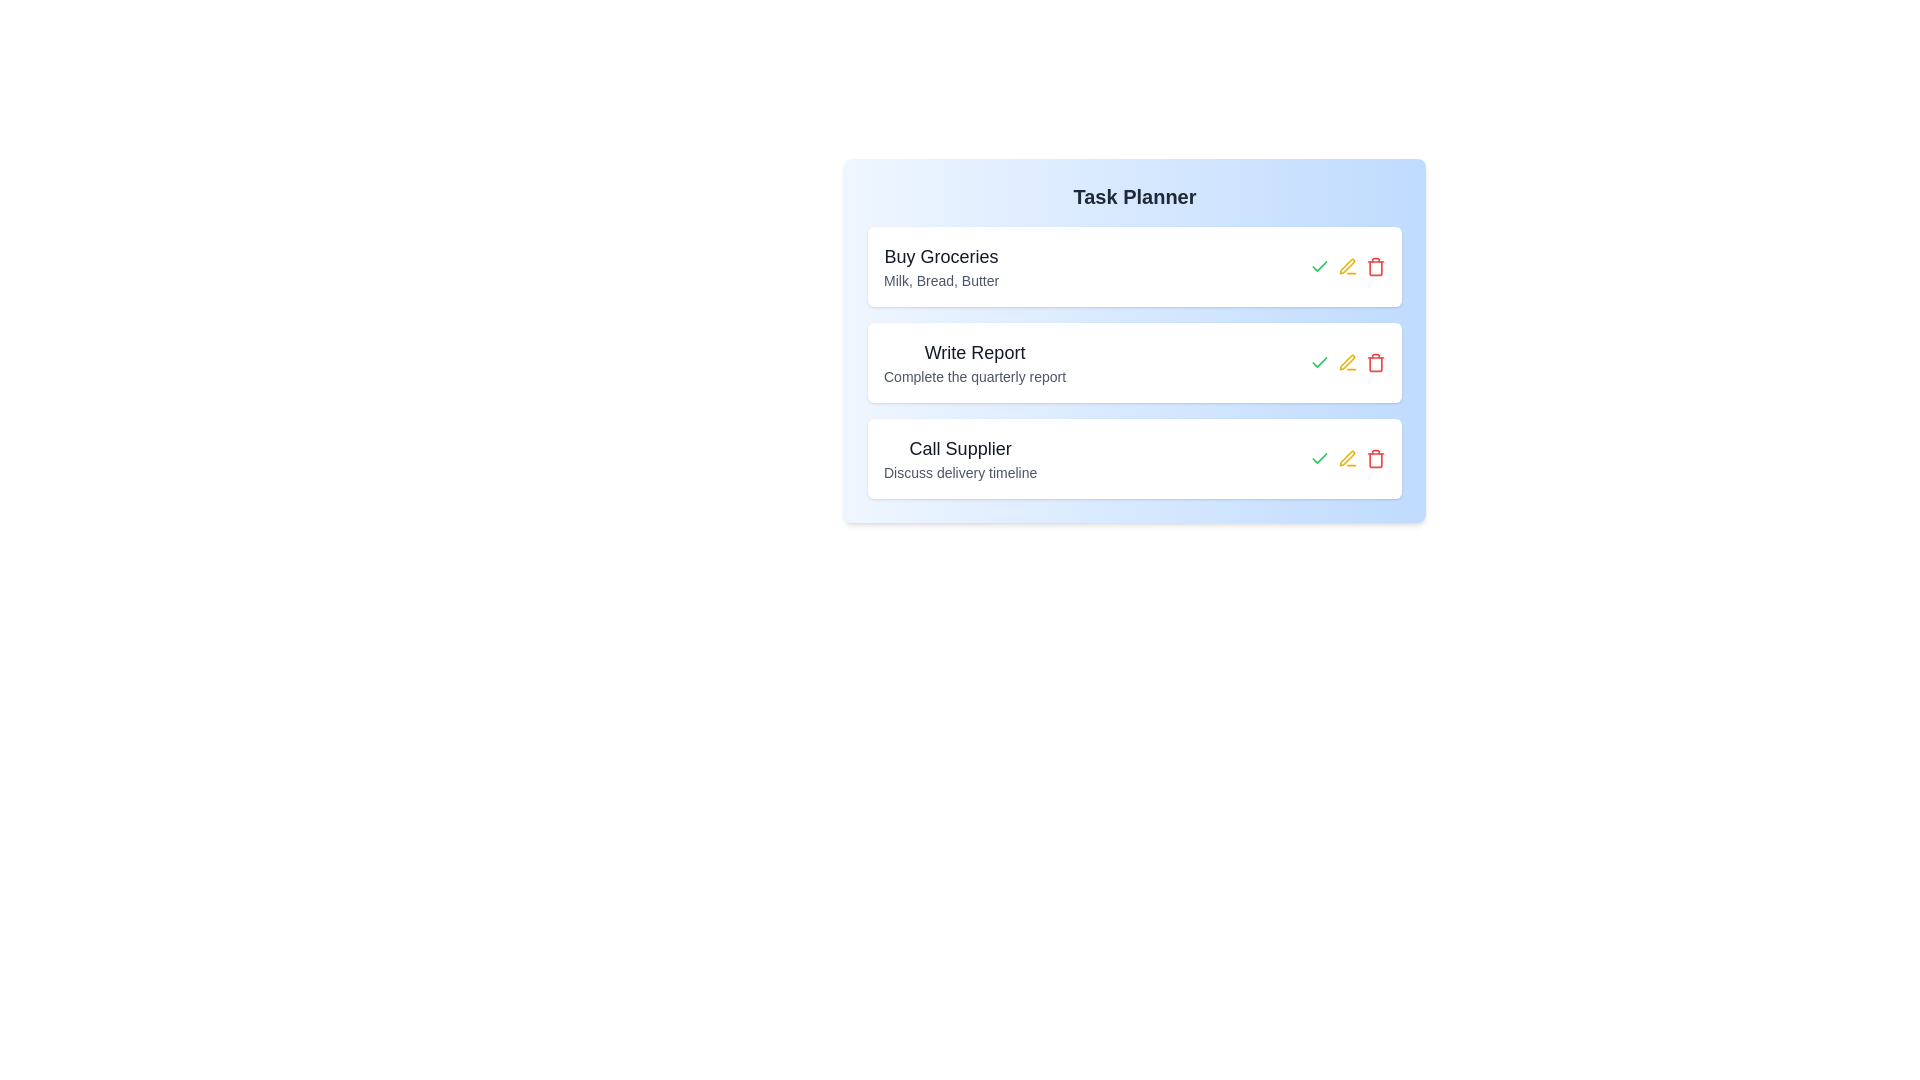 This screenshot has height=1080, width=1920. What do you see at coordinates (1348, 459) in the screenshot?
I see `the edit button for the task Call Supplier` at bounding box center [1348, 459].